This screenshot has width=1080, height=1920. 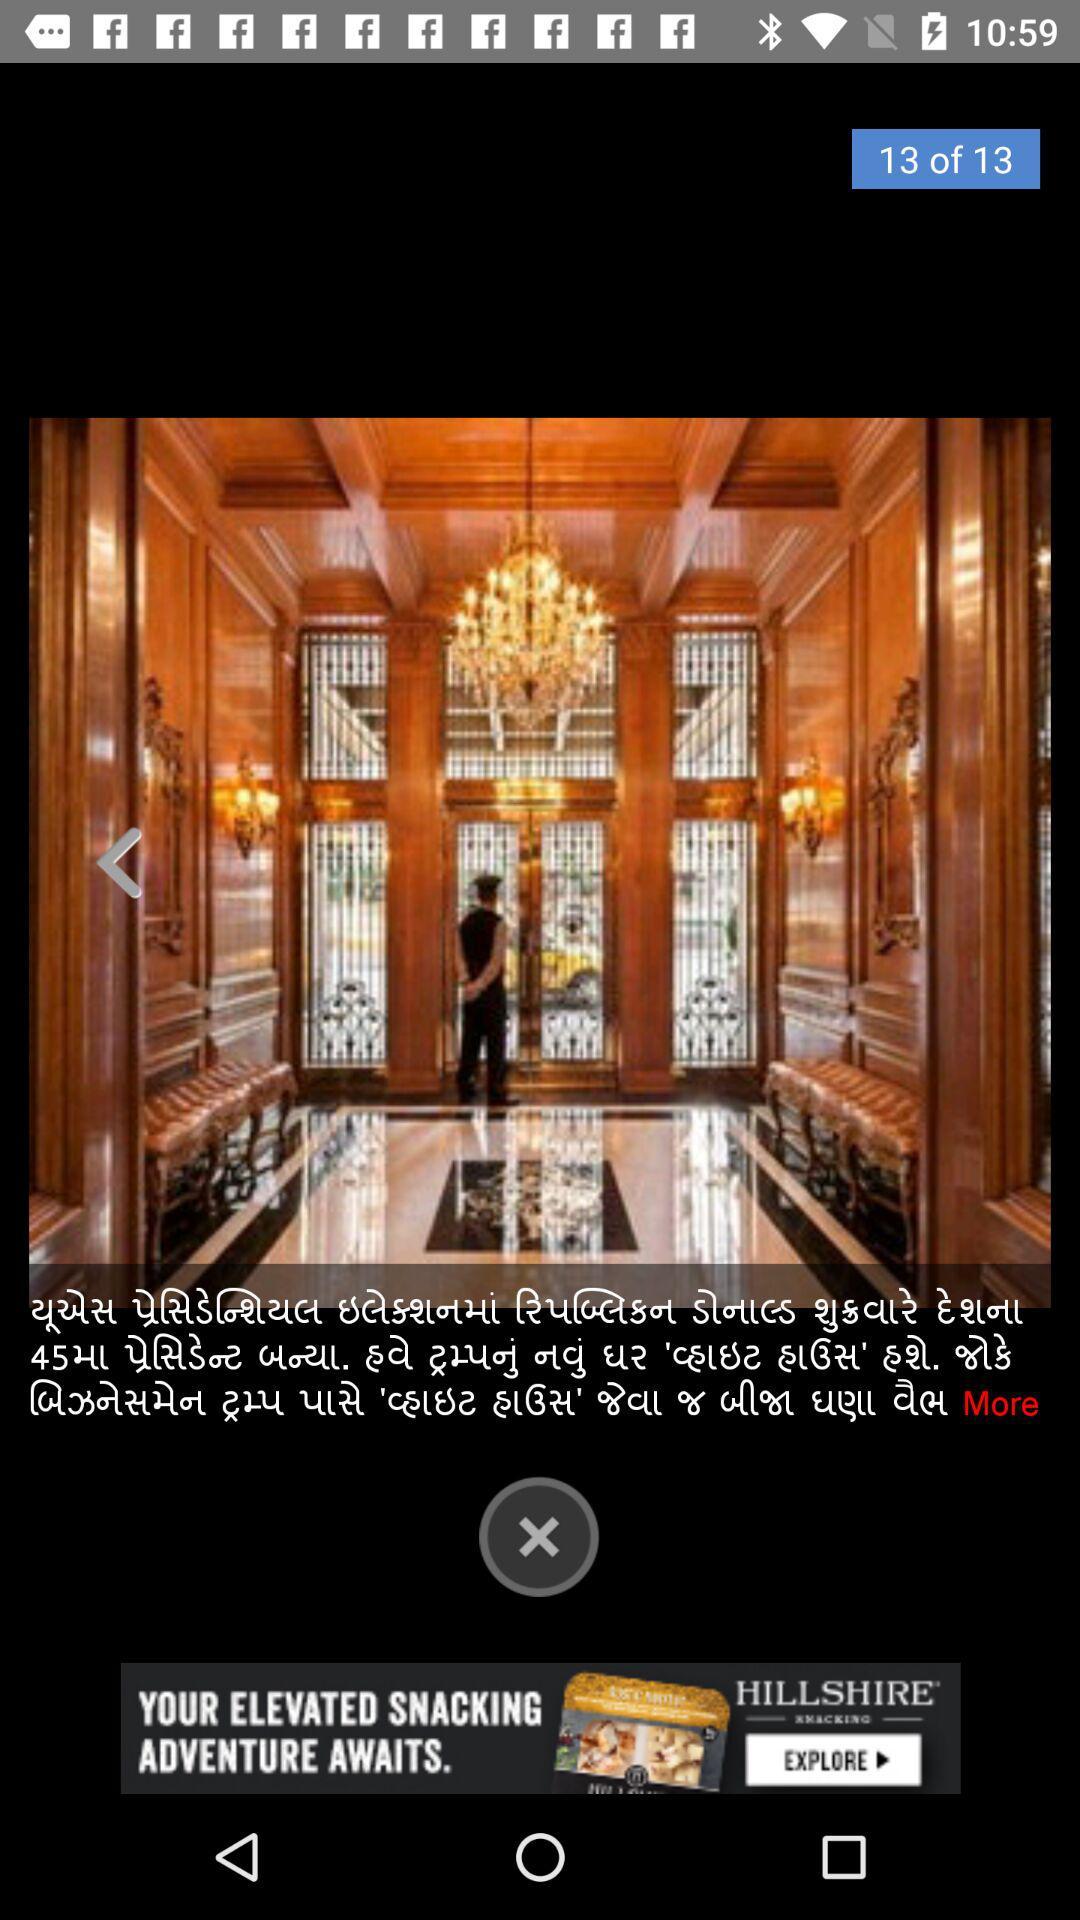 What do you see at coordinates (540, 862) in the screenshot?
I see `body` at bounding box center [540, 862].